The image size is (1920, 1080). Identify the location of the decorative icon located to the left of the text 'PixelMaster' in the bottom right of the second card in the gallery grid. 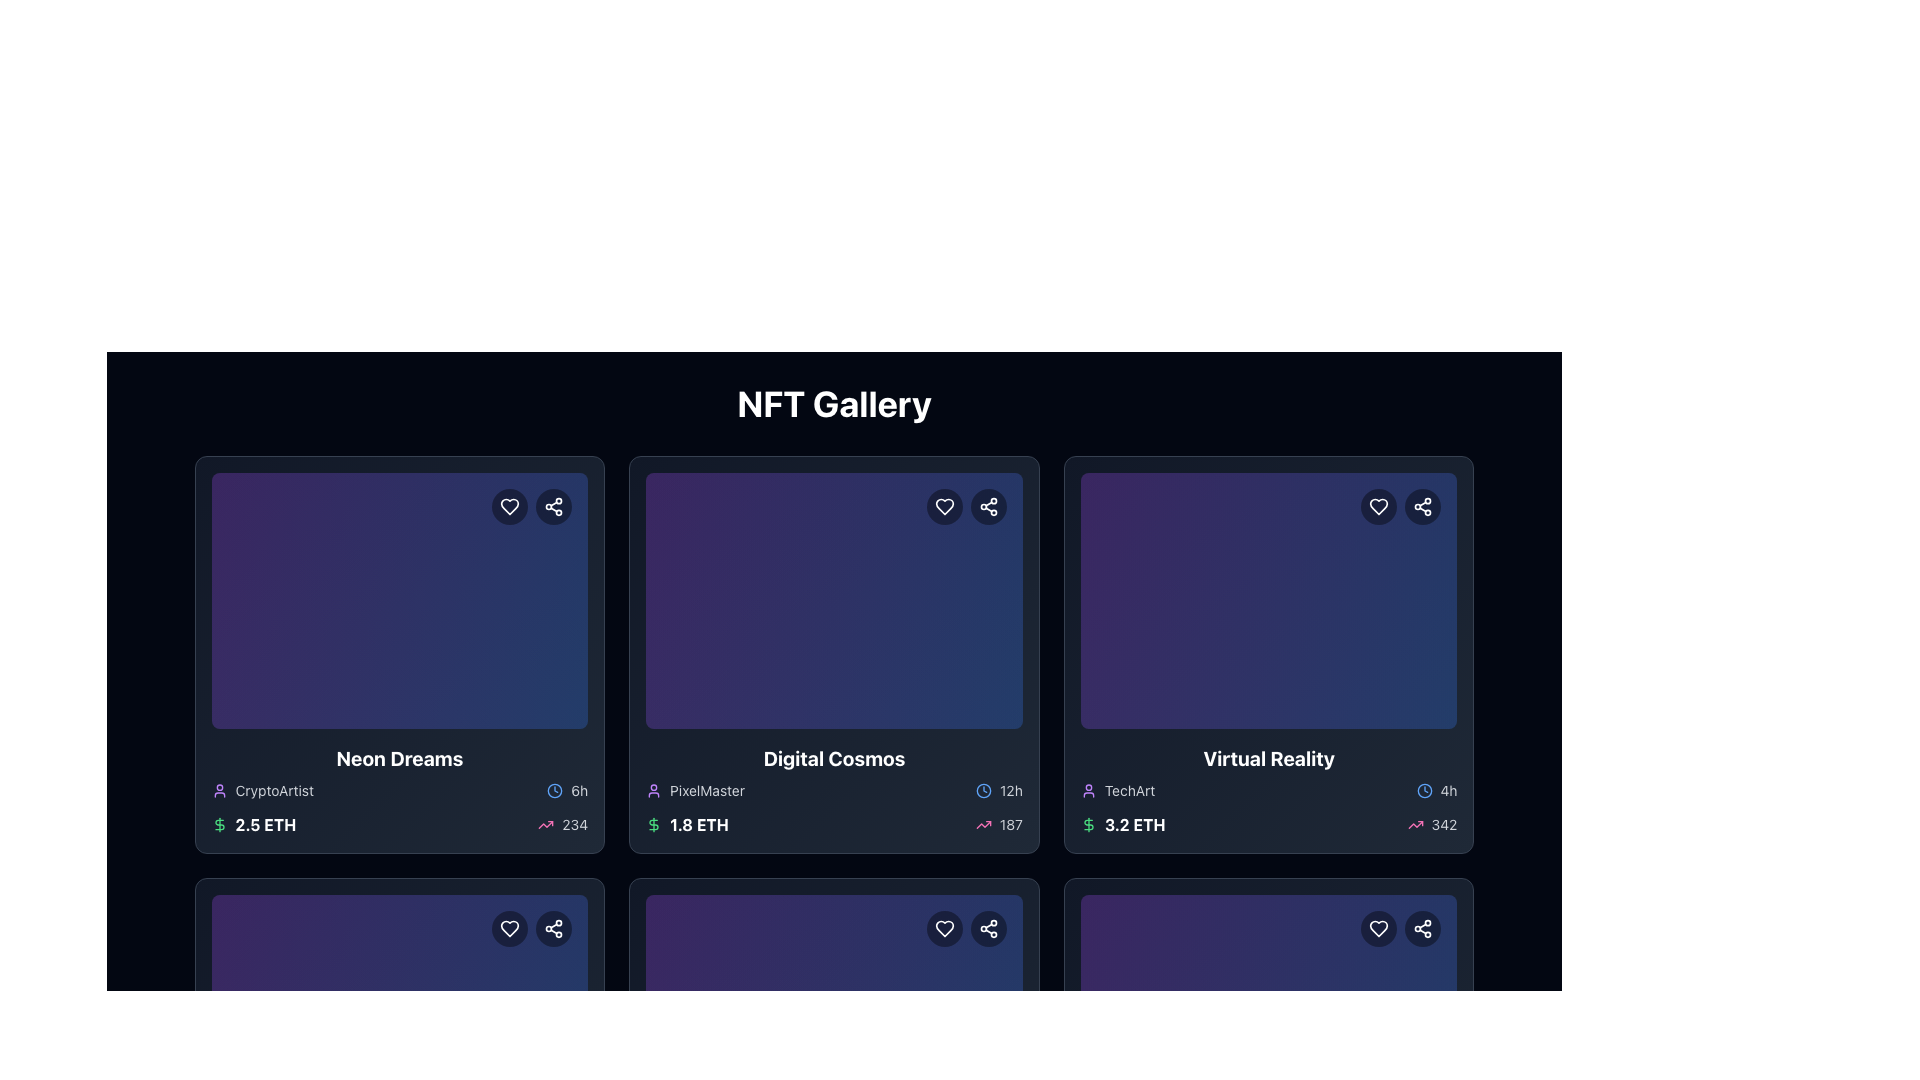
(654, 789).